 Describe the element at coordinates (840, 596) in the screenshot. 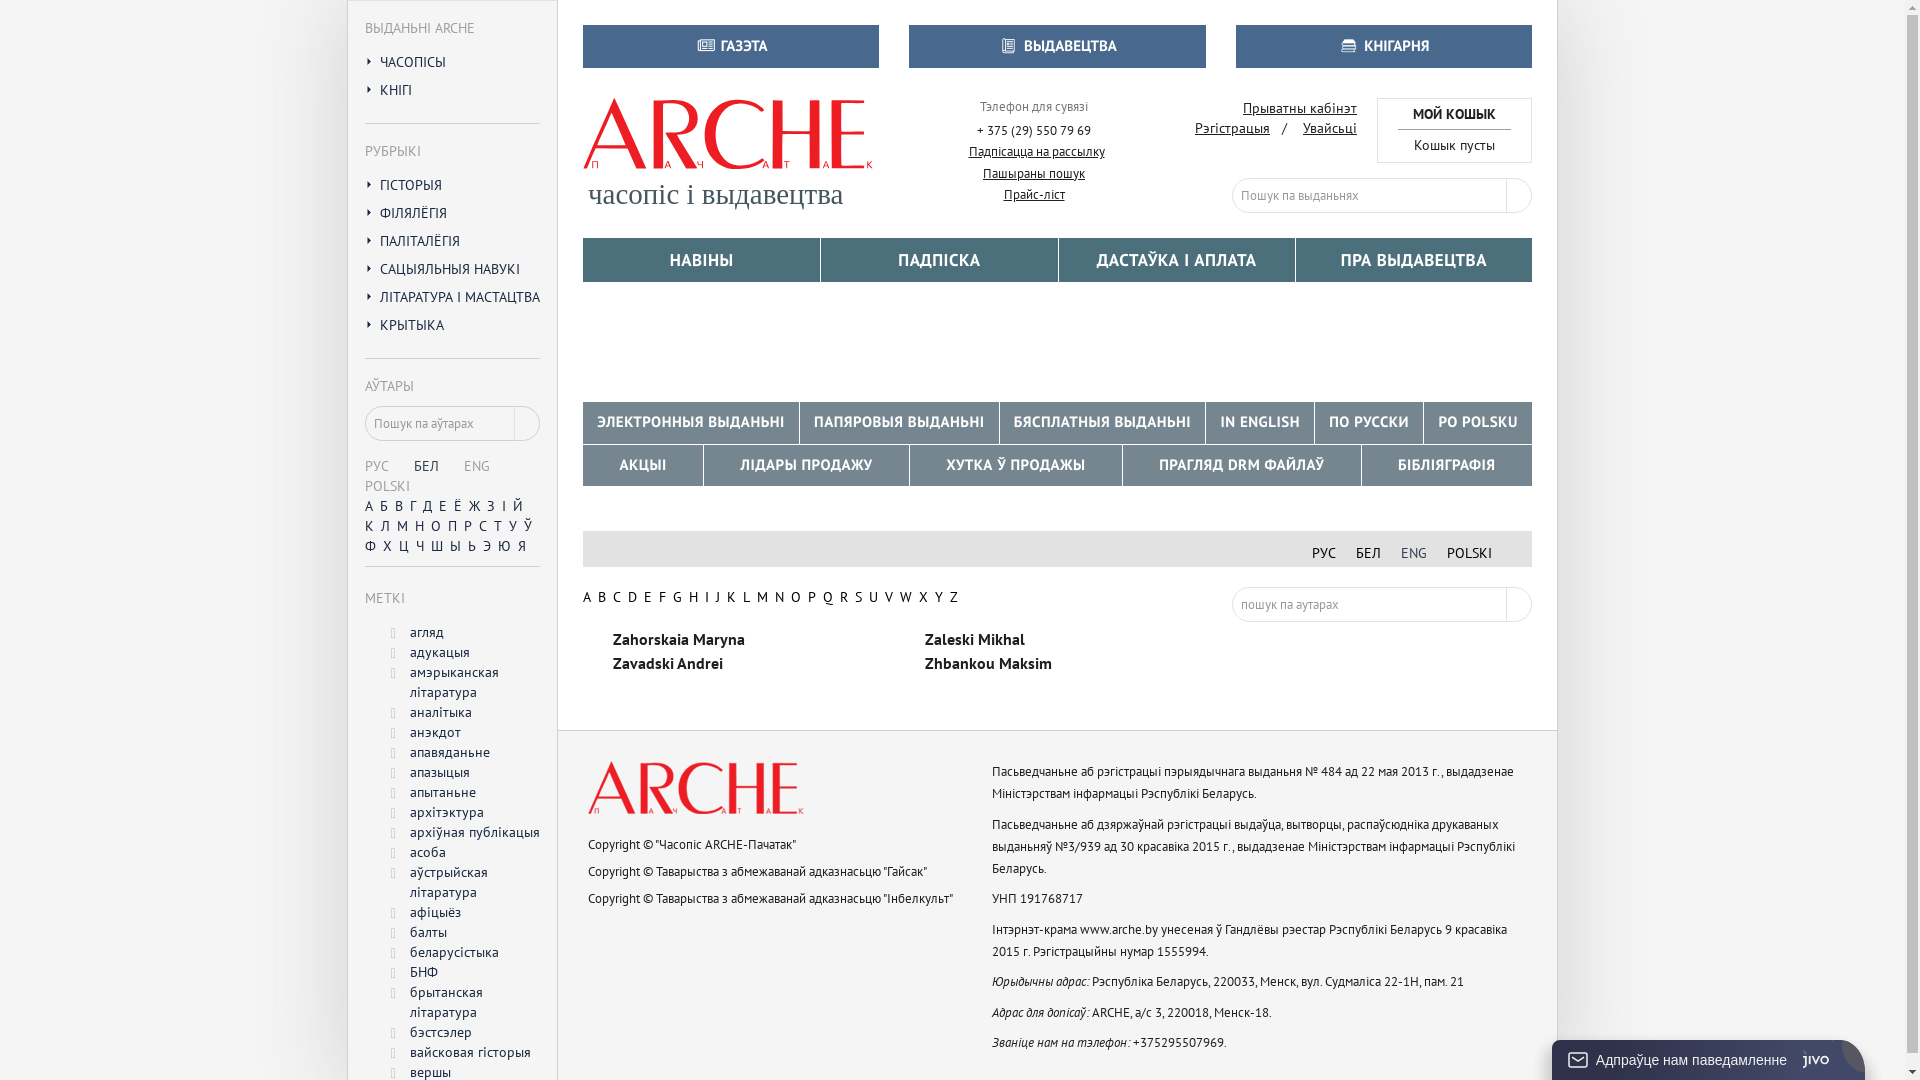

I see `'R'` at that location.